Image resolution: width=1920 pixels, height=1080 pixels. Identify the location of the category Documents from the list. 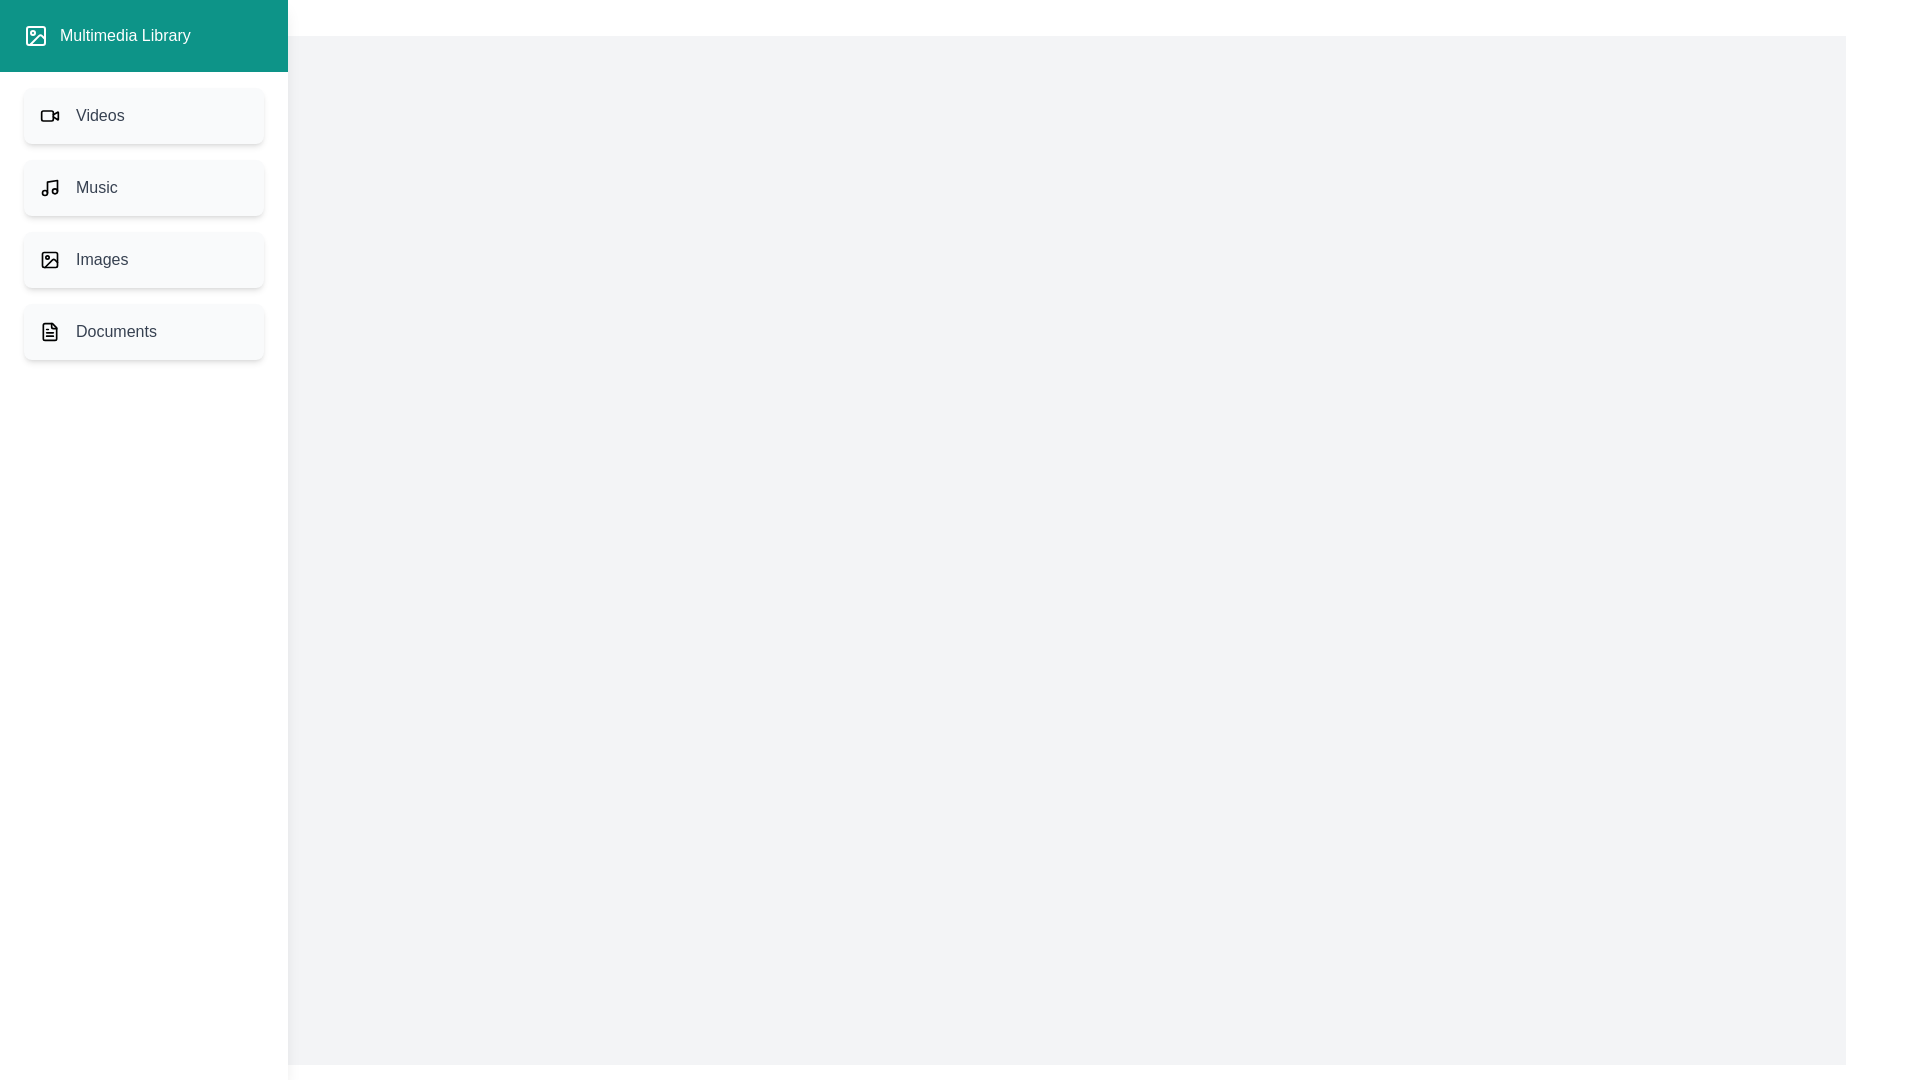
(143, 330).